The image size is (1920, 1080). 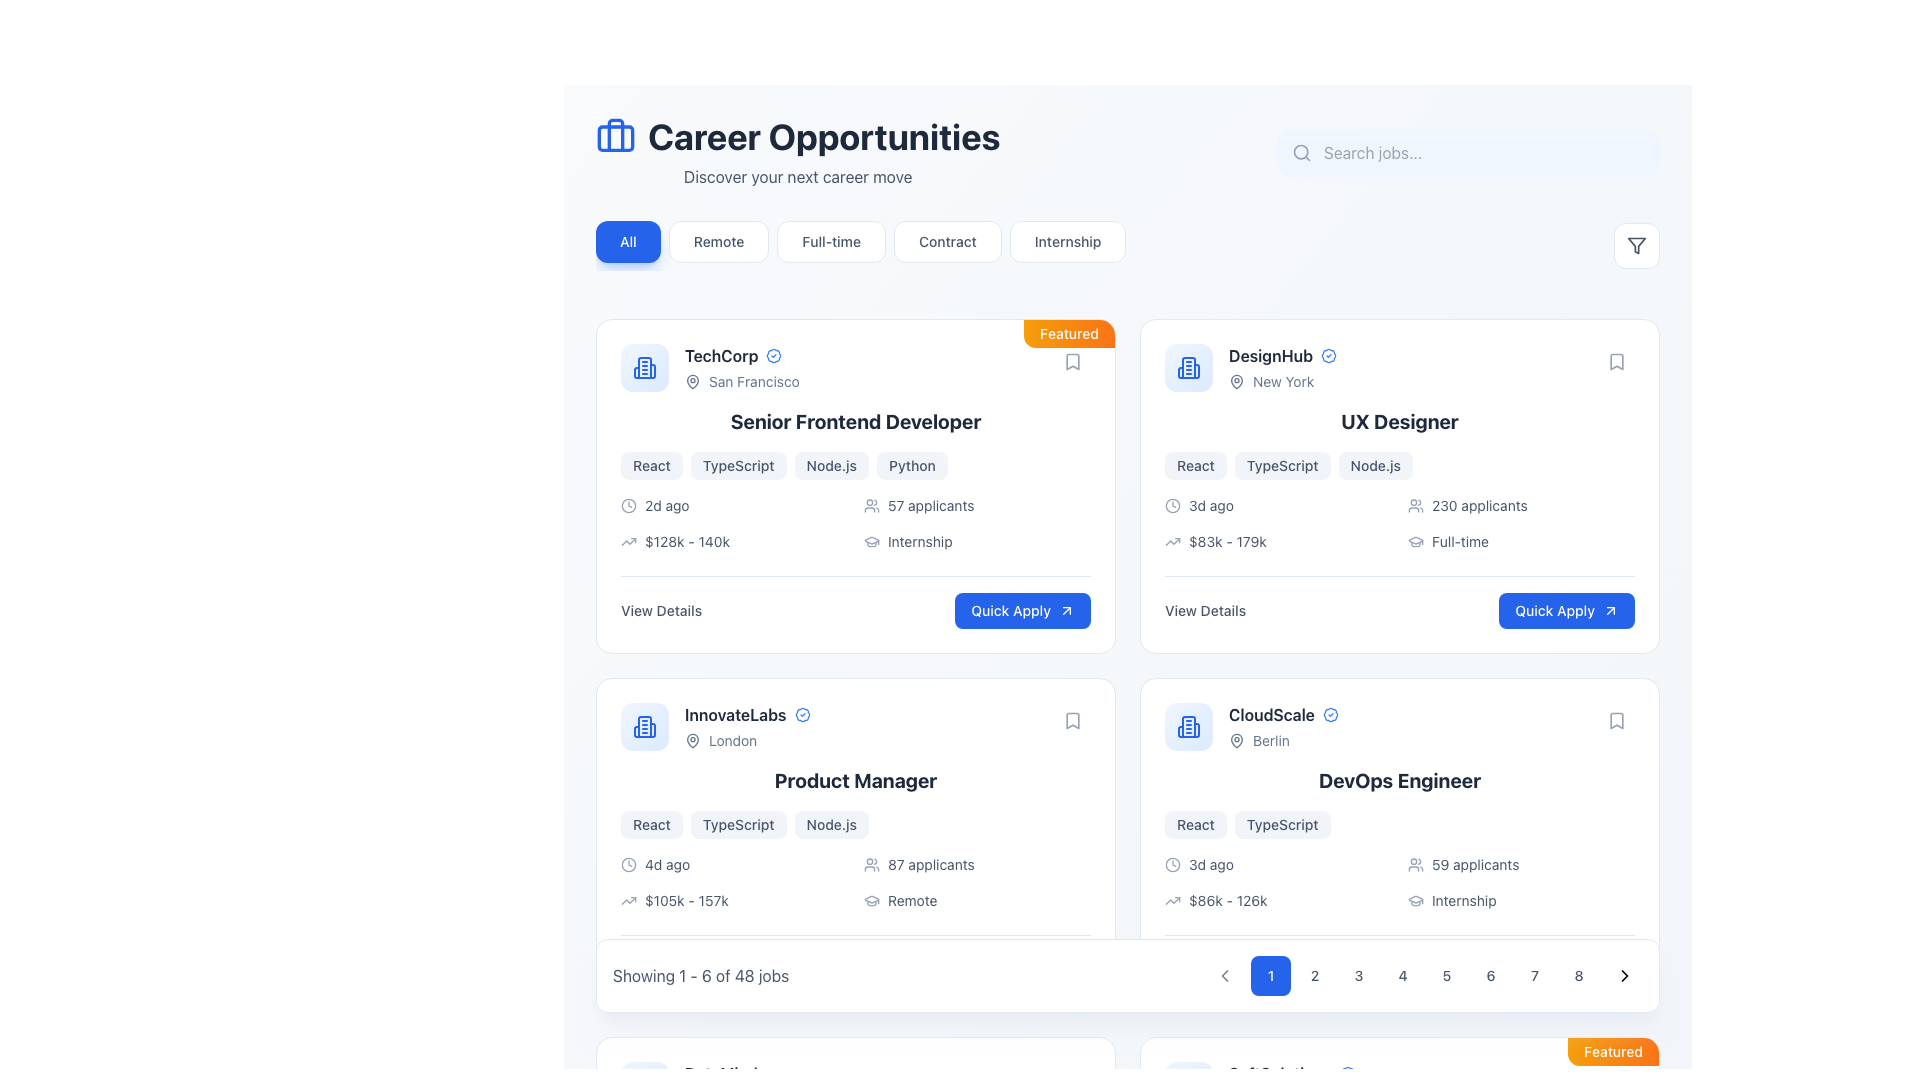 What do you see at coordinates (1399, 523) in the screenshot?
I see `displayed information from the grid layout containing job-related metadata for the 'UX Designer' position at 'DesignHub, New York'` at bounding box center [1399, 523].